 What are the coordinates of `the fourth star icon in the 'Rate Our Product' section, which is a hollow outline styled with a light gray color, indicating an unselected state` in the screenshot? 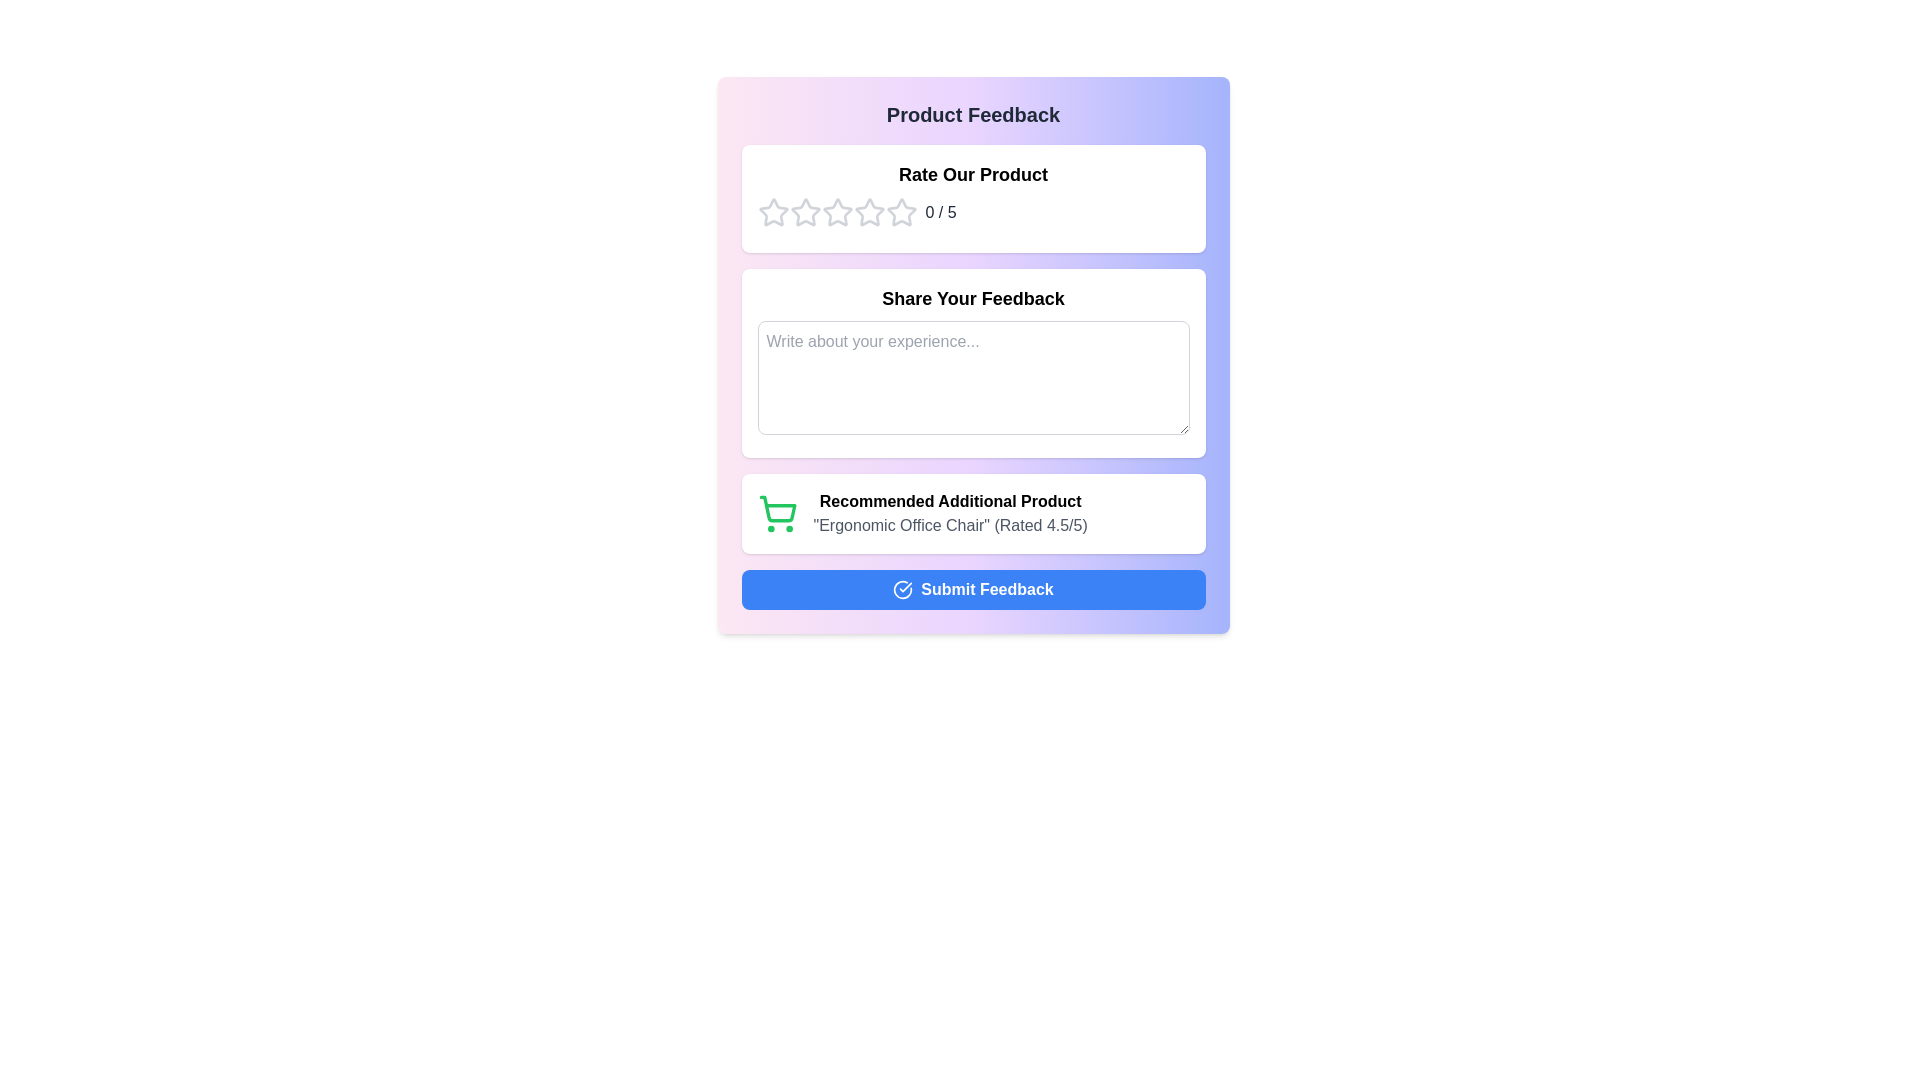 It's located at (837, 212).